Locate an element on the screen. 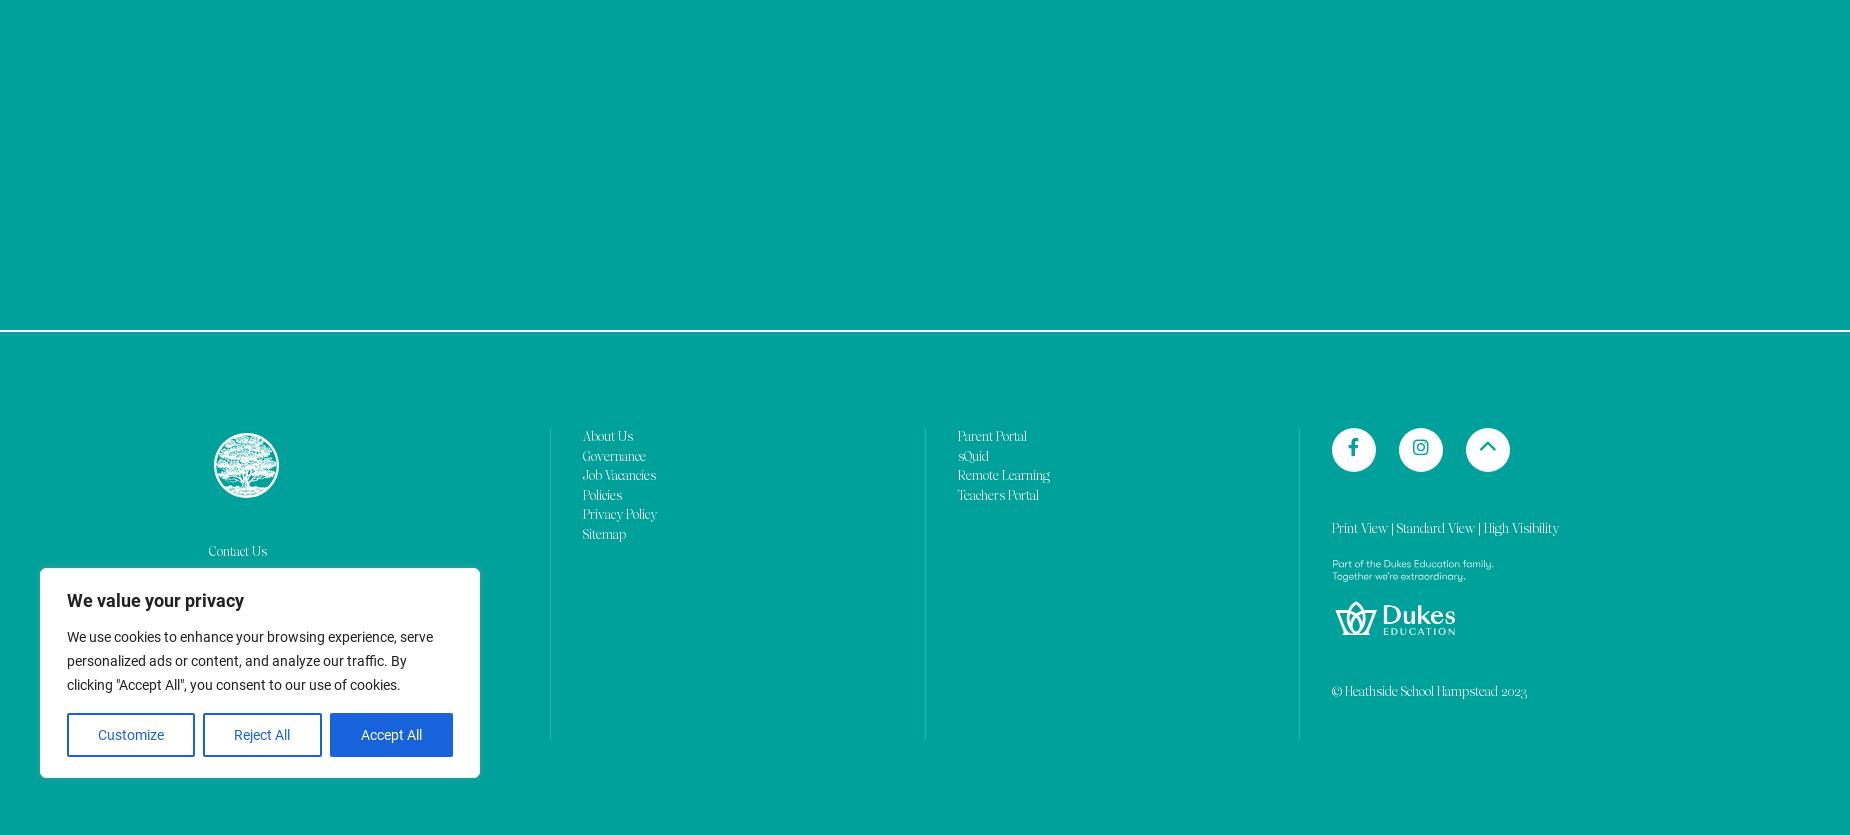 Image resolution: width=1850 pixels, height=835 pixels. 'High Visibility' is located at coordinates (1520, 41).